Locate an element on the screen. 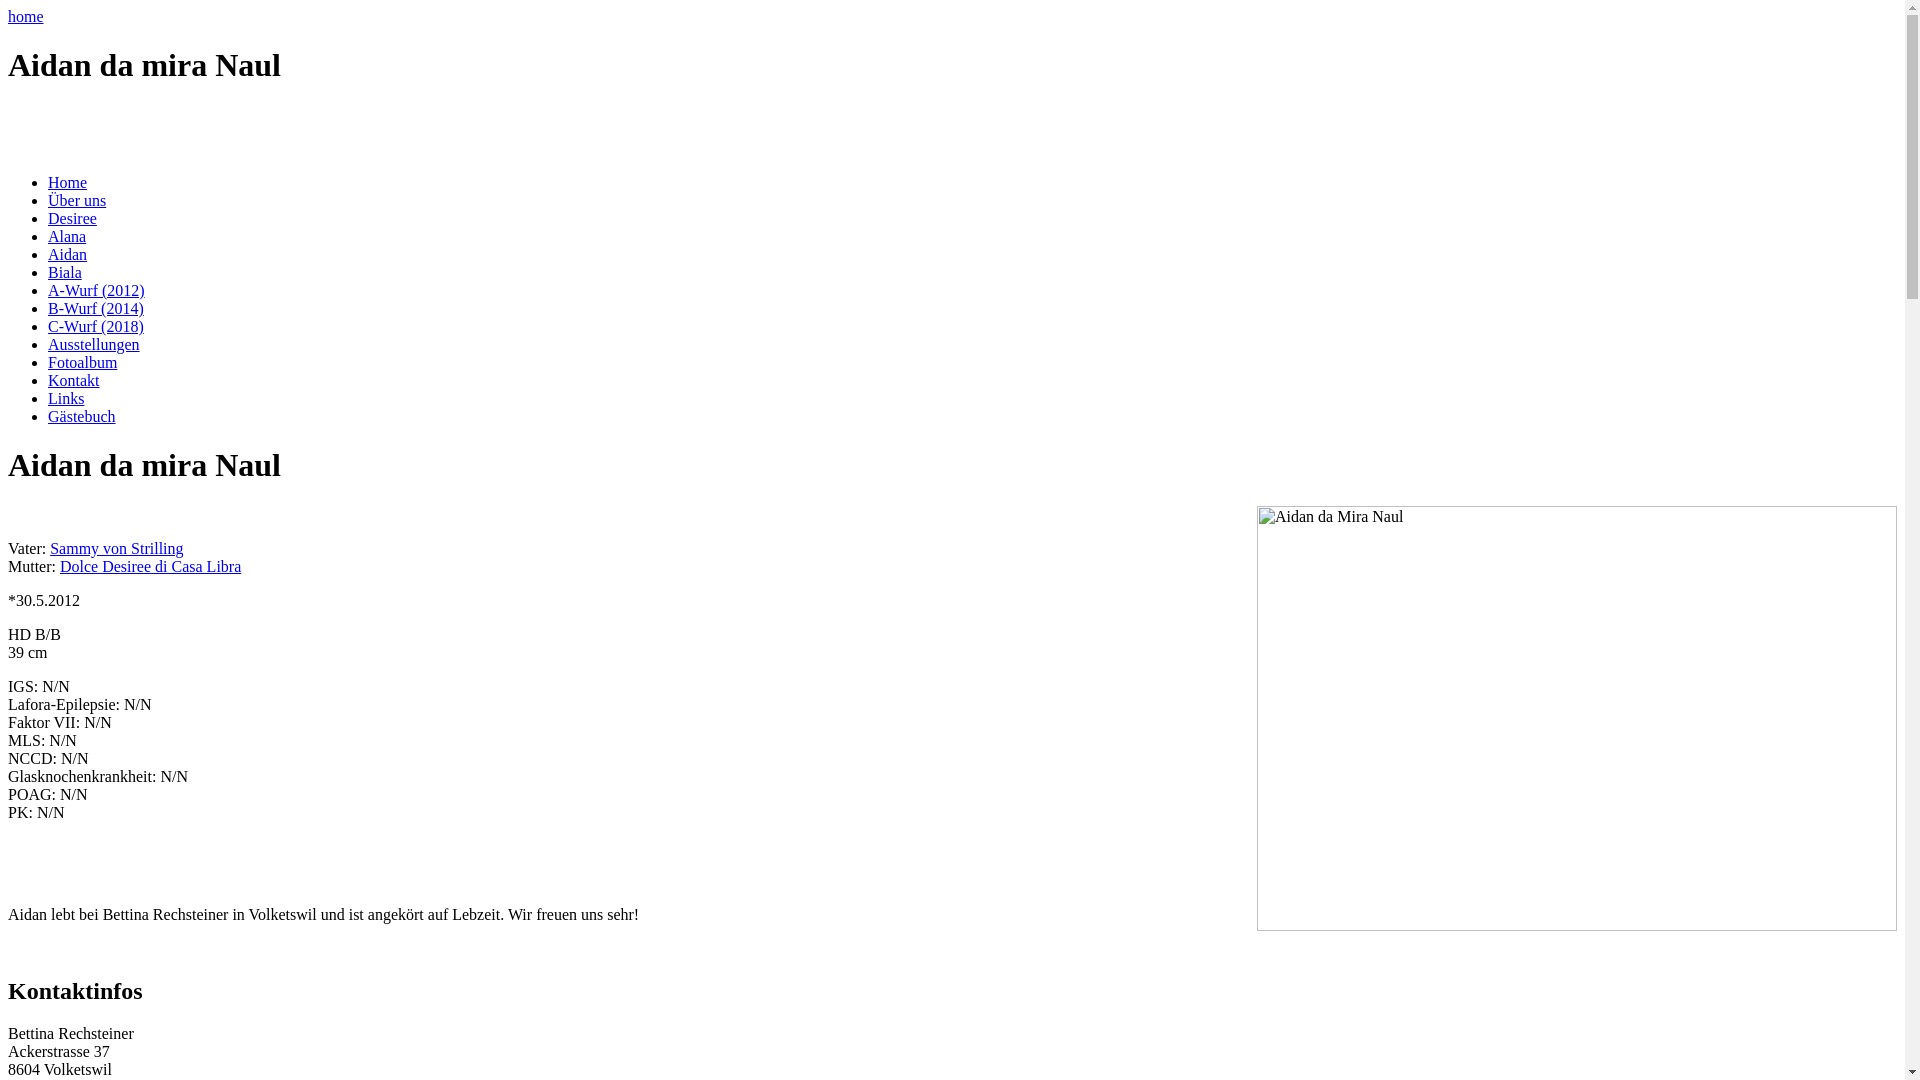 The height and width of the screenshot is (1080, 1920). 'Biala' is located at coordinates (65, 272).